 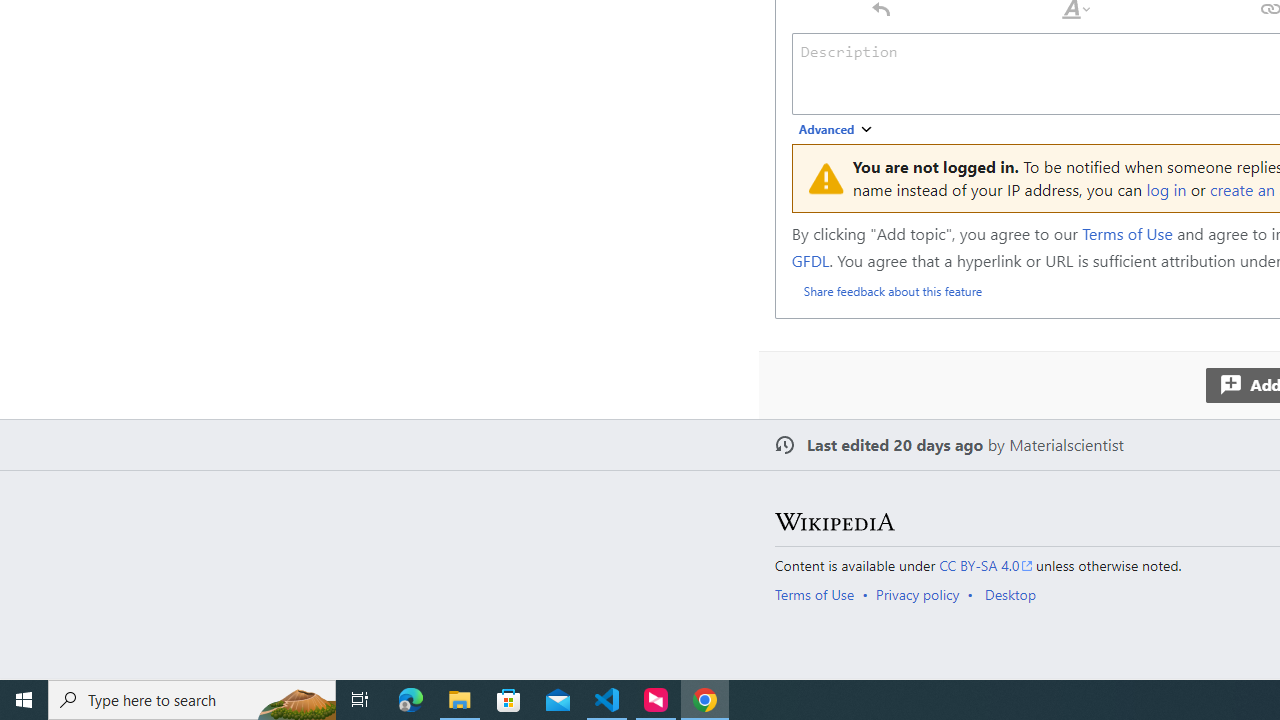 I want to click on 'Privacy policy', so click(x=916, y=593).